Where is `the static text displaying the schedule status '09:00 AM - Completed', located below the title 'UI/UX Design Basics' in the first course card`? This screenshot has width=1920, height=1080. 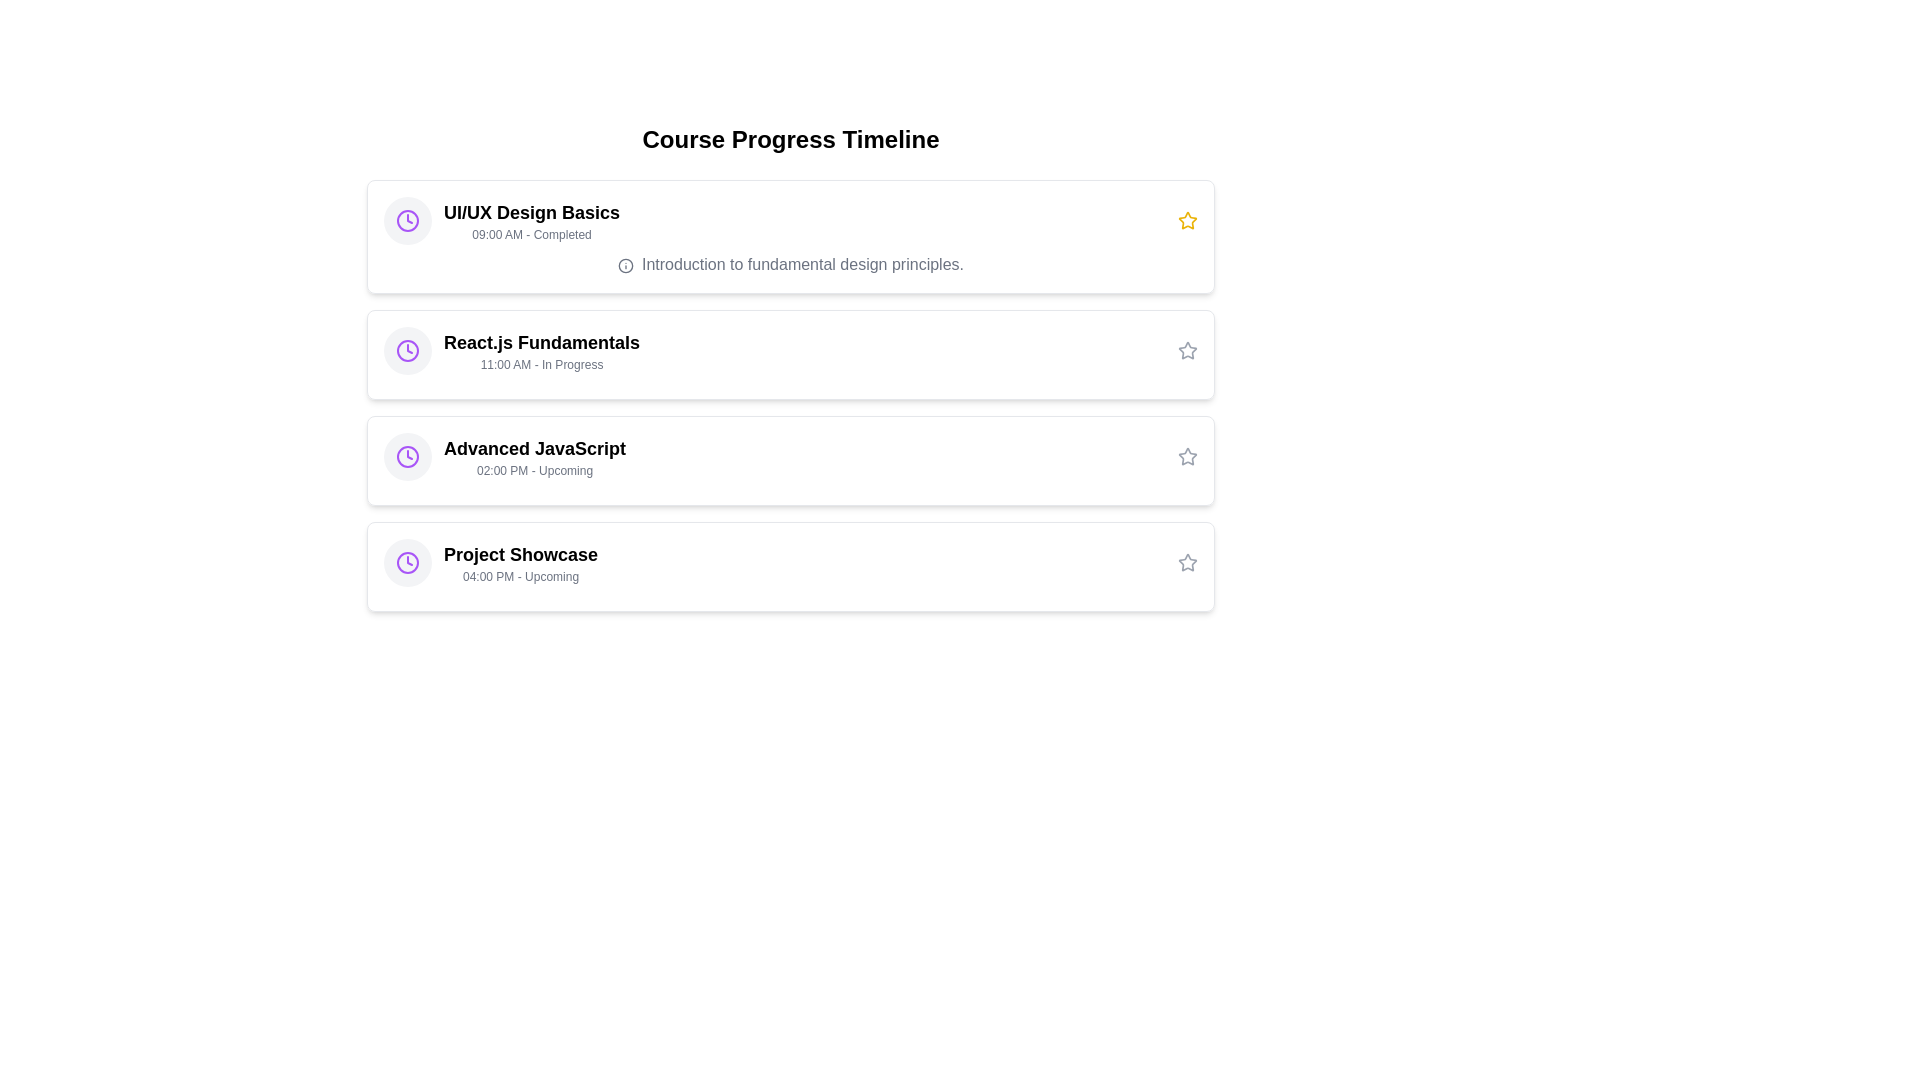
the static text displaying the schedule status '09:00 AM - Completed', located below the title 'UI/UX Design Basics' in the first course card is located at coordinates (532, 234).